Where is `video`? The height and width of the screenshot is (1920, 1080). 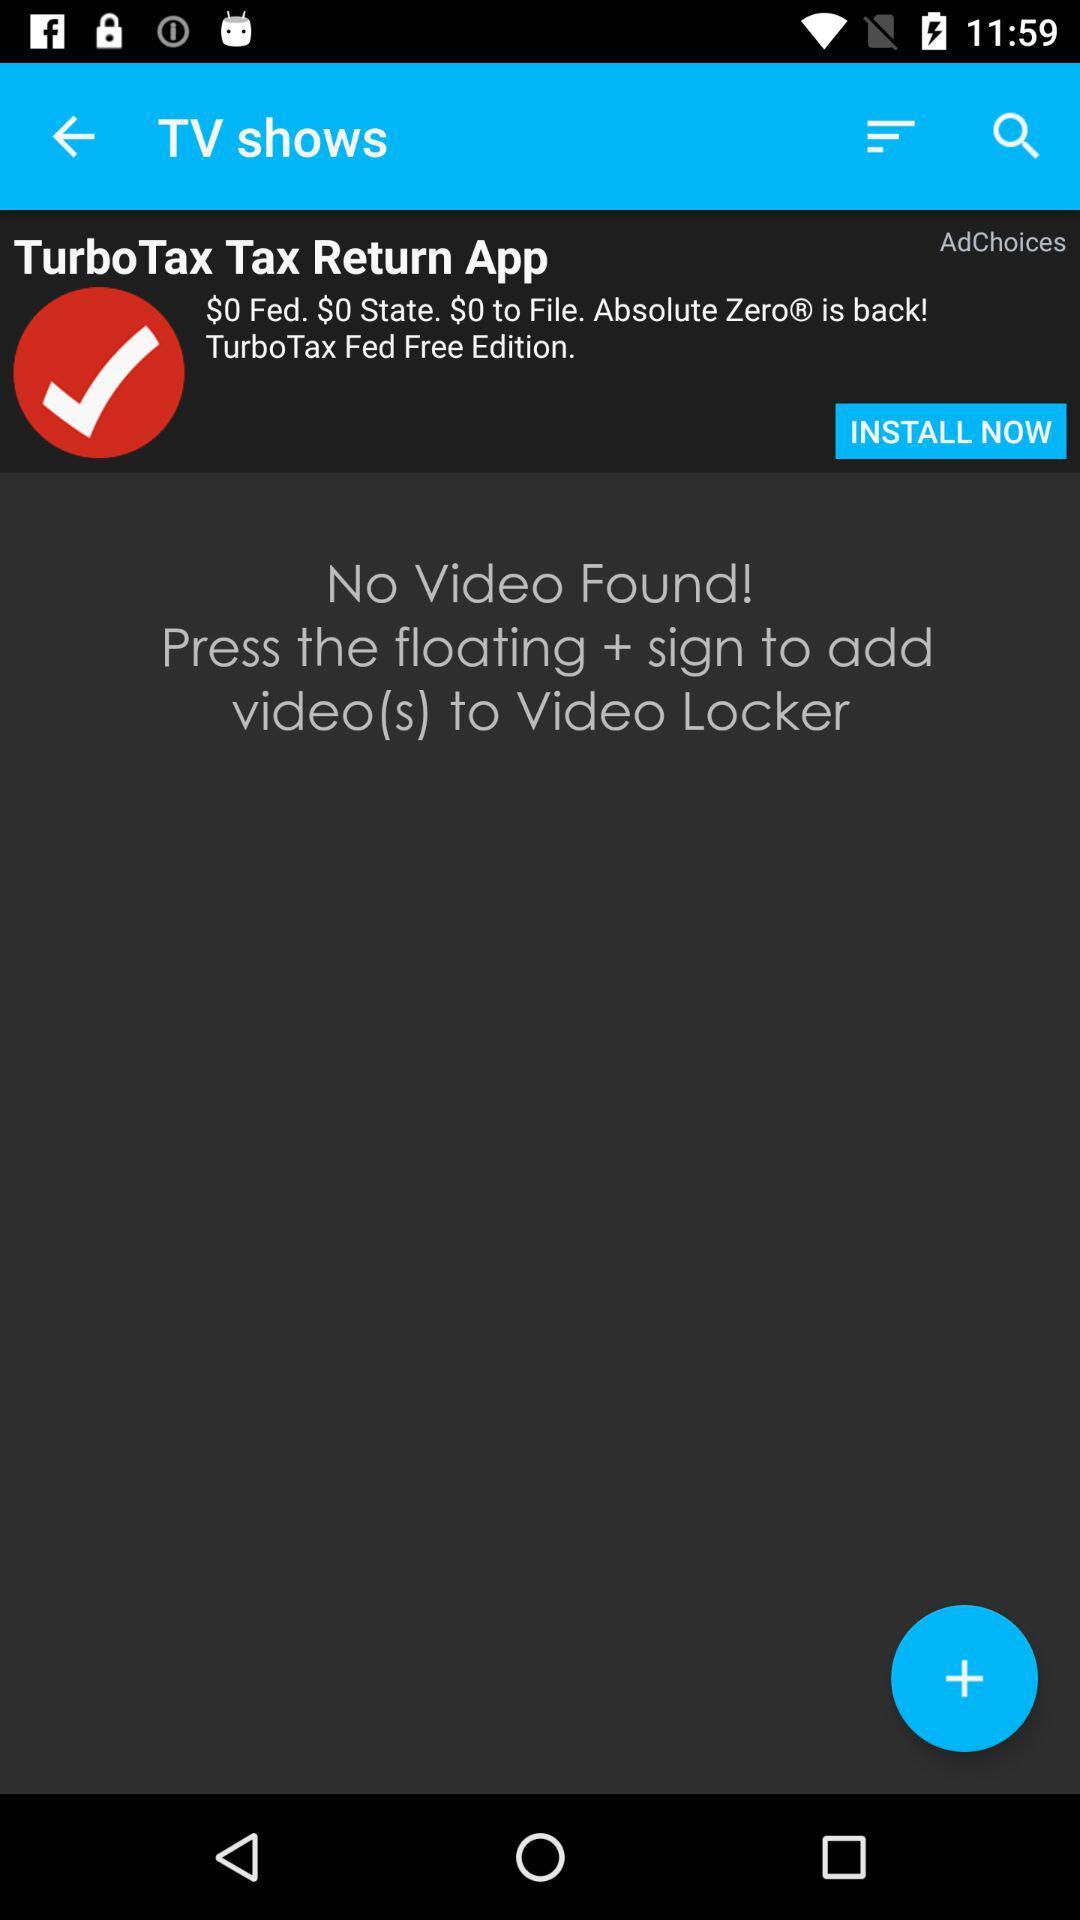 video is located at coordinates (963, 1678).